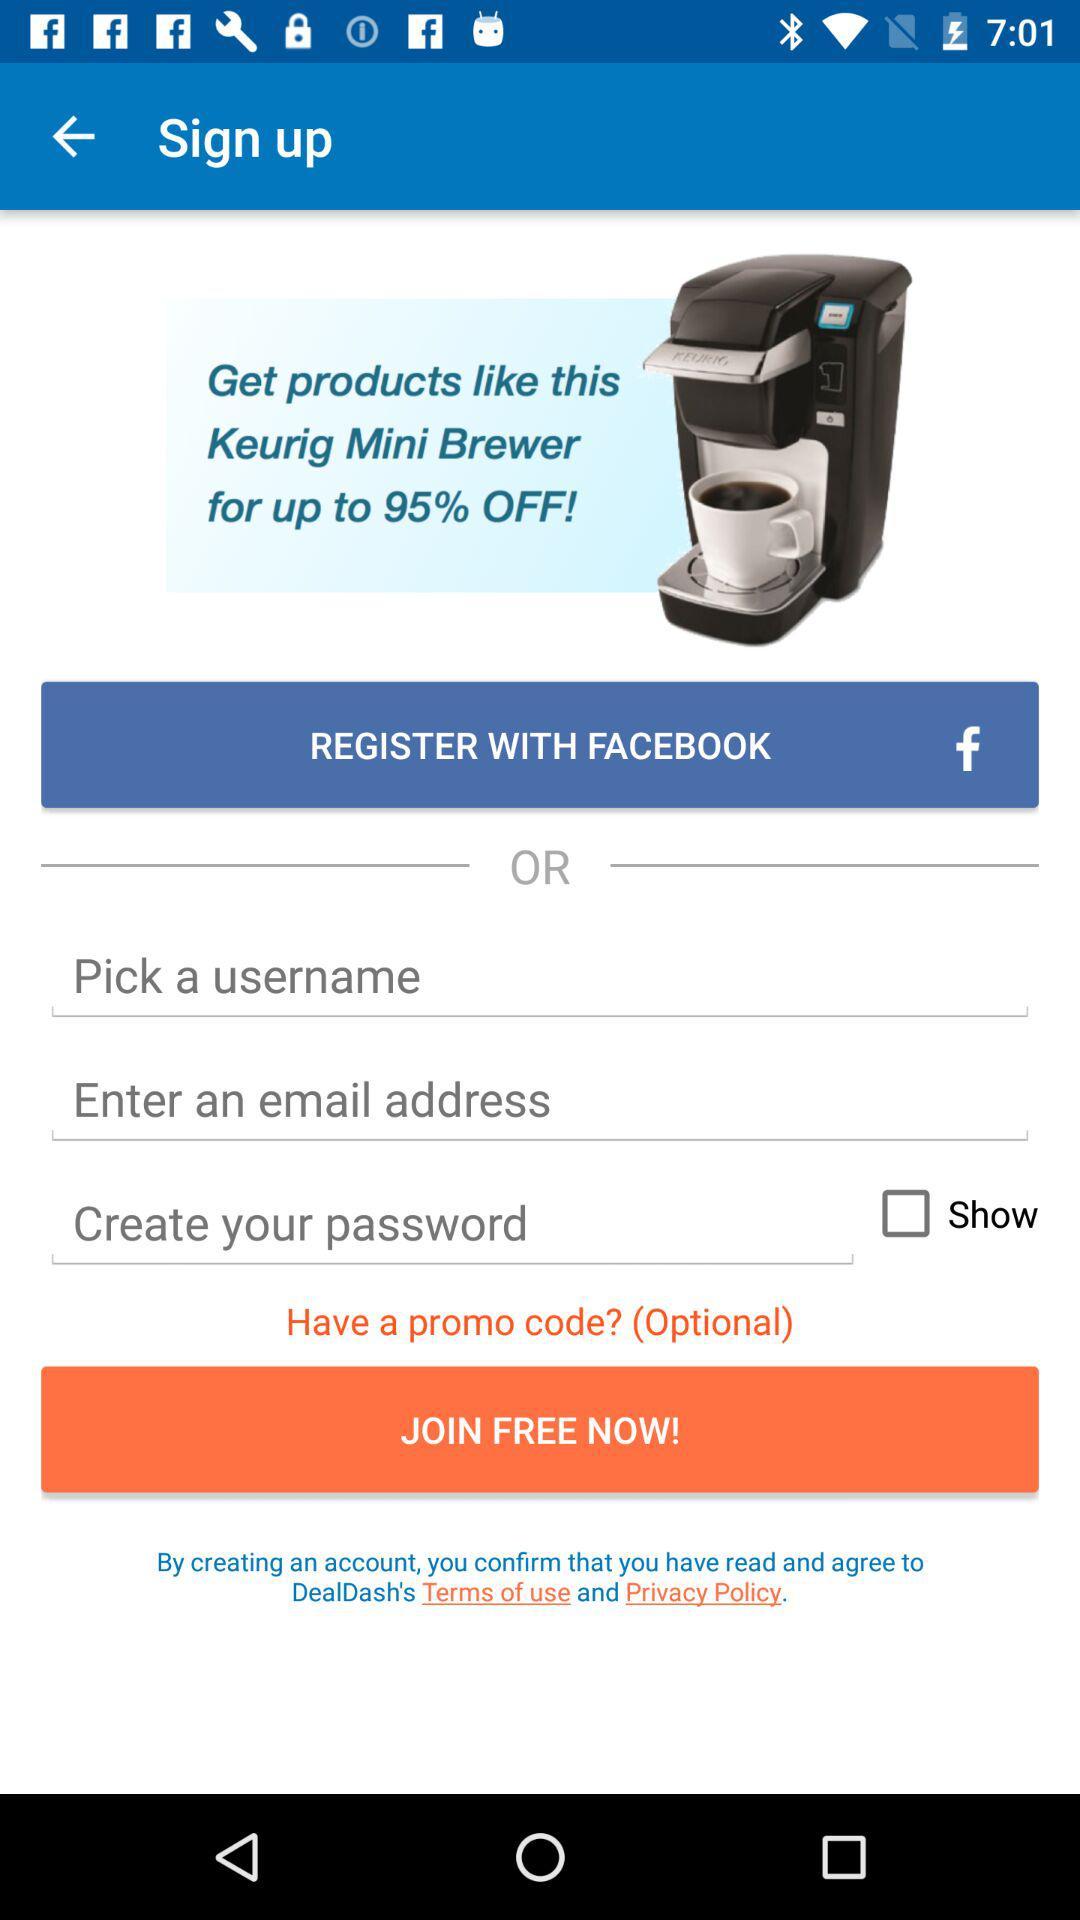  I want to click on item to the left of show, so click(452, 1222).